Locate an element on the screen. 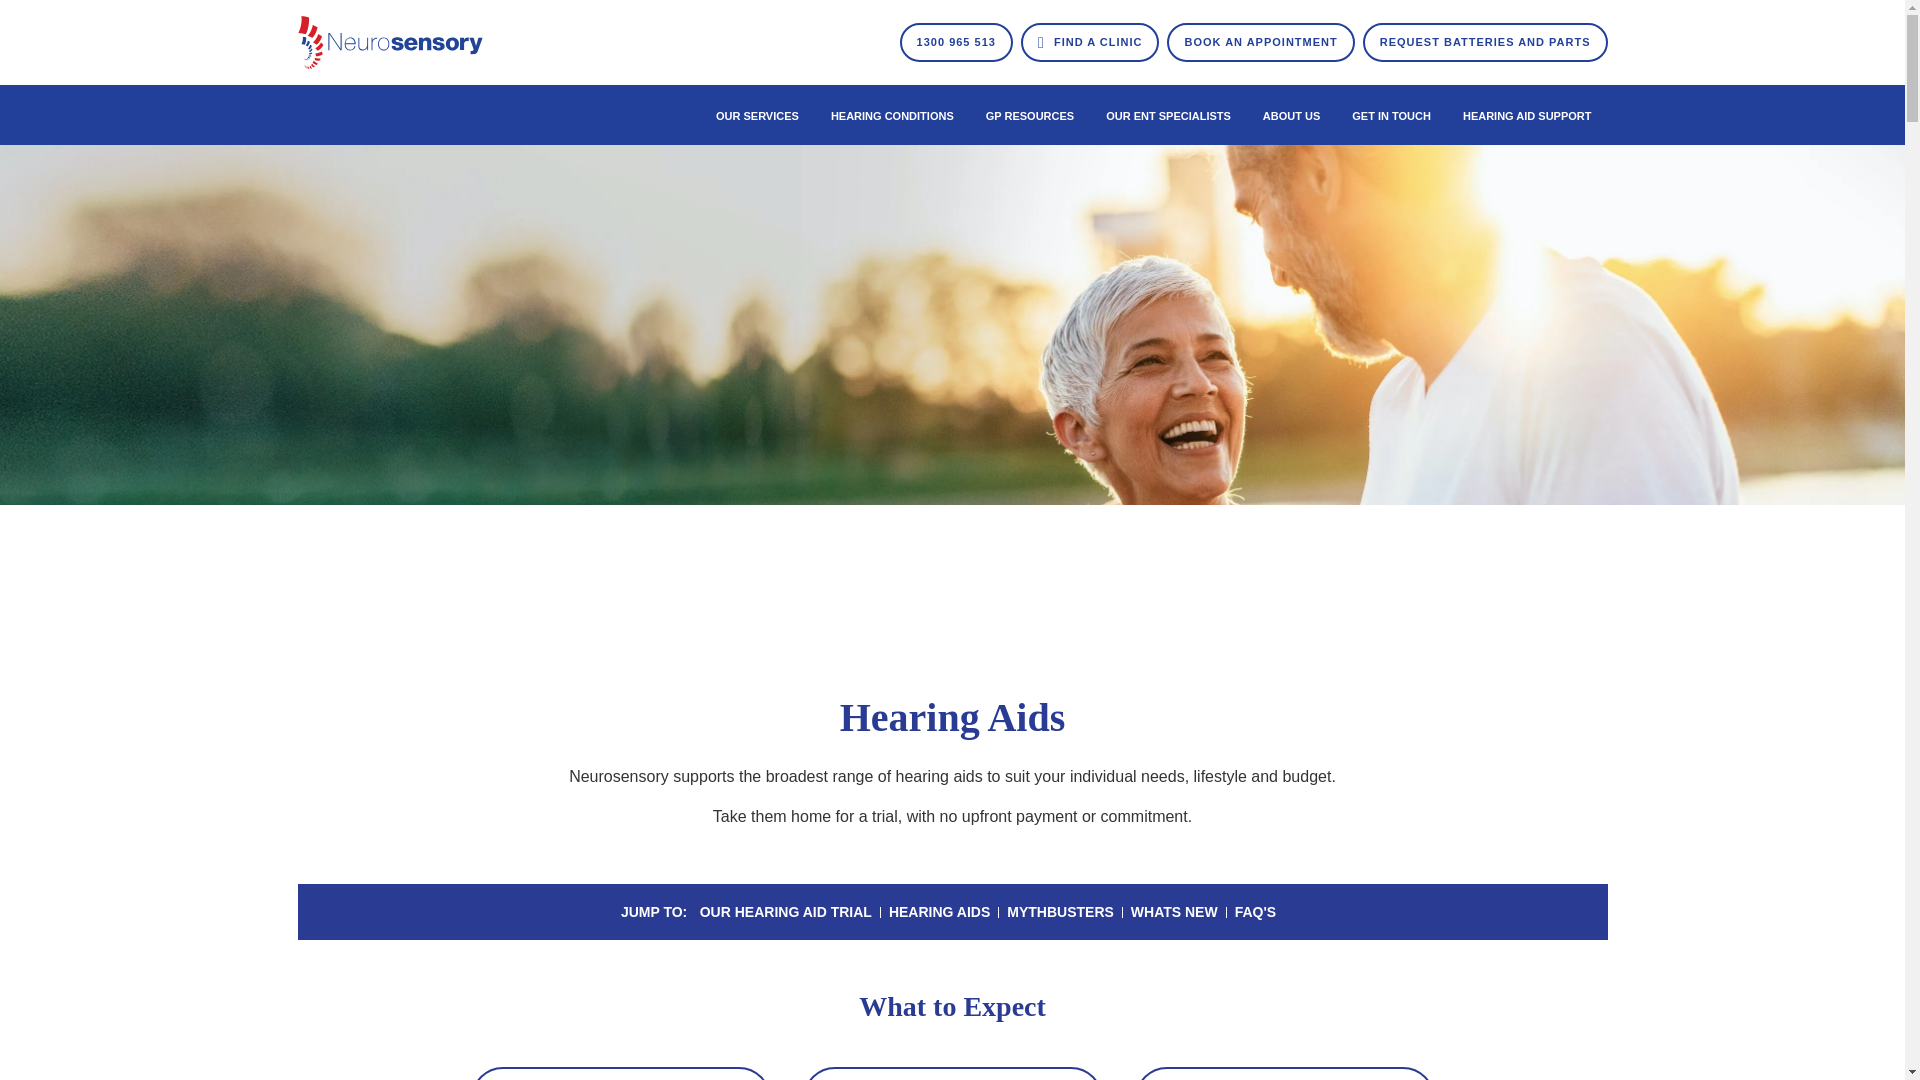 The height and width of the screenshot is (1080, 1920). 'HEARING CONDITIONS' is located at coordinates (891, 115).